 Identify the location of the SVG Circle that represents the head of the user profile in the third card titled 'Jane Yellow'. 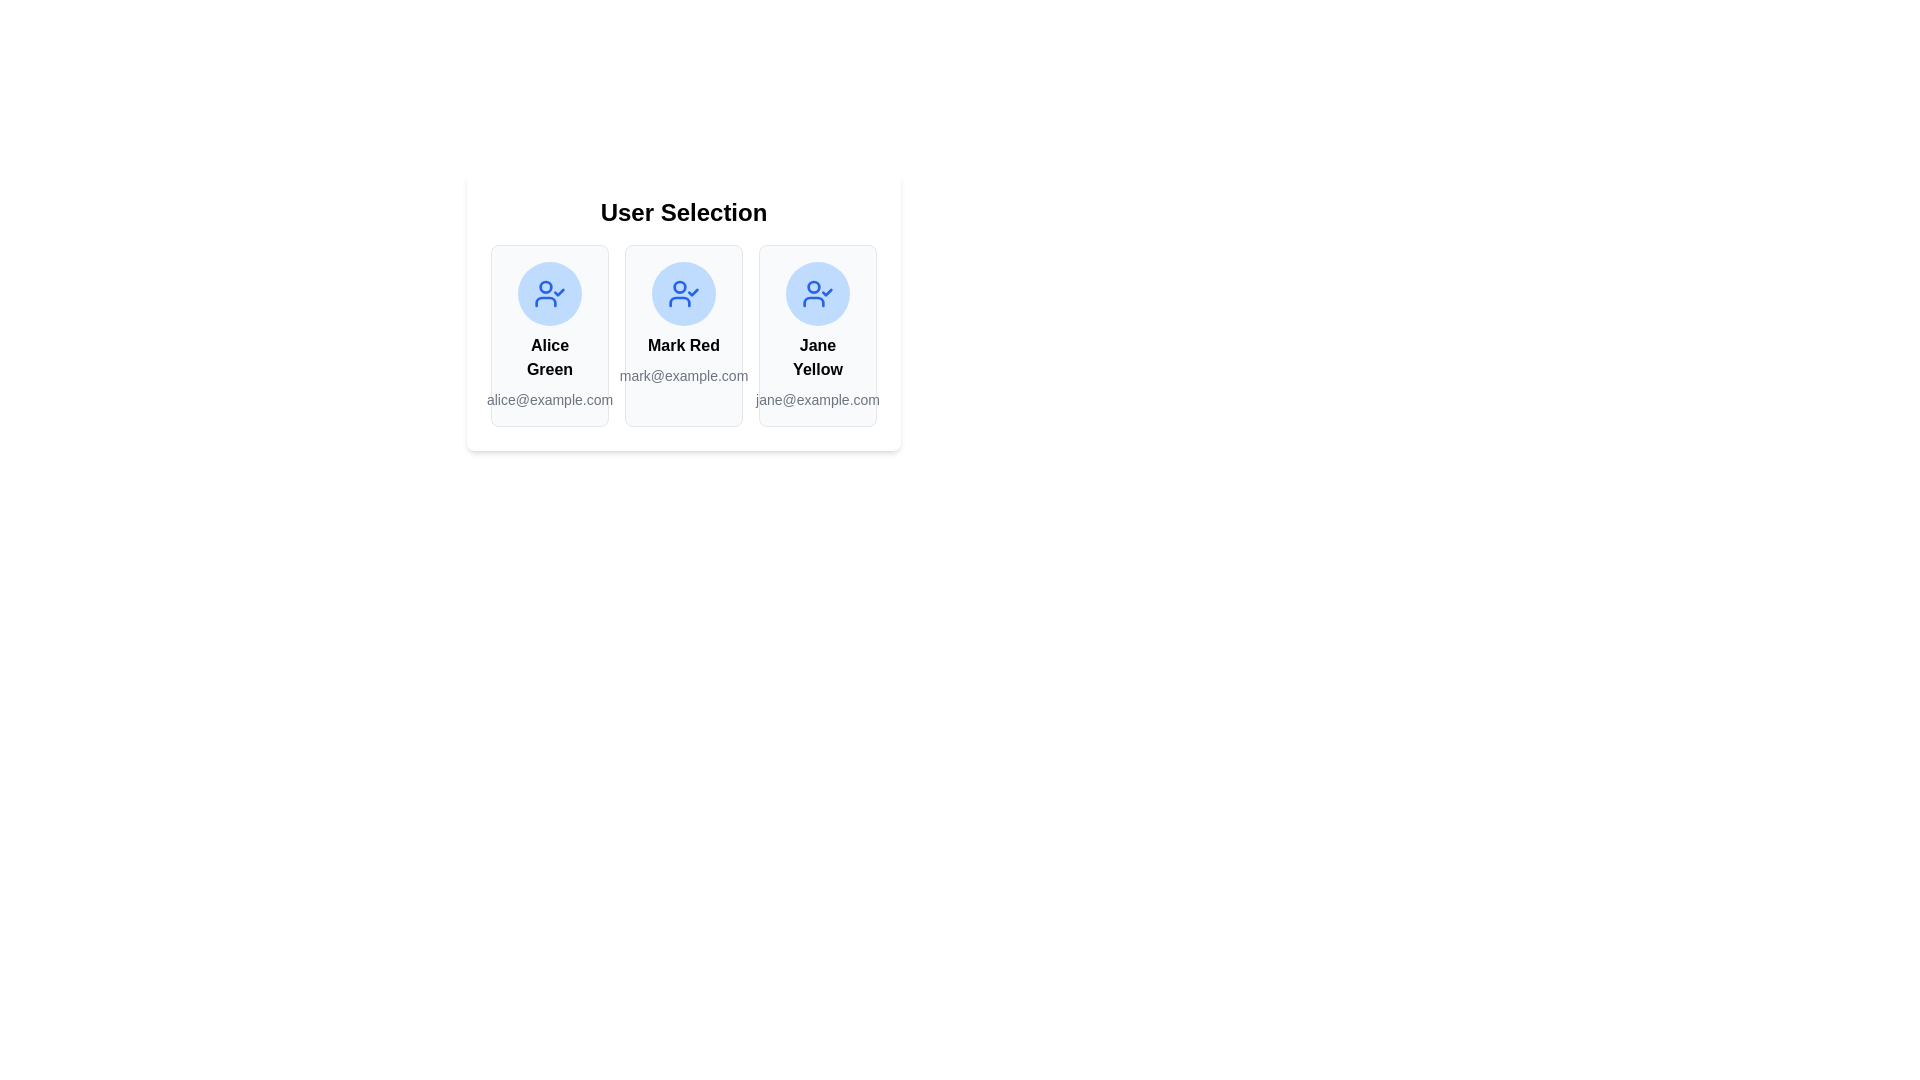
(814, 286).